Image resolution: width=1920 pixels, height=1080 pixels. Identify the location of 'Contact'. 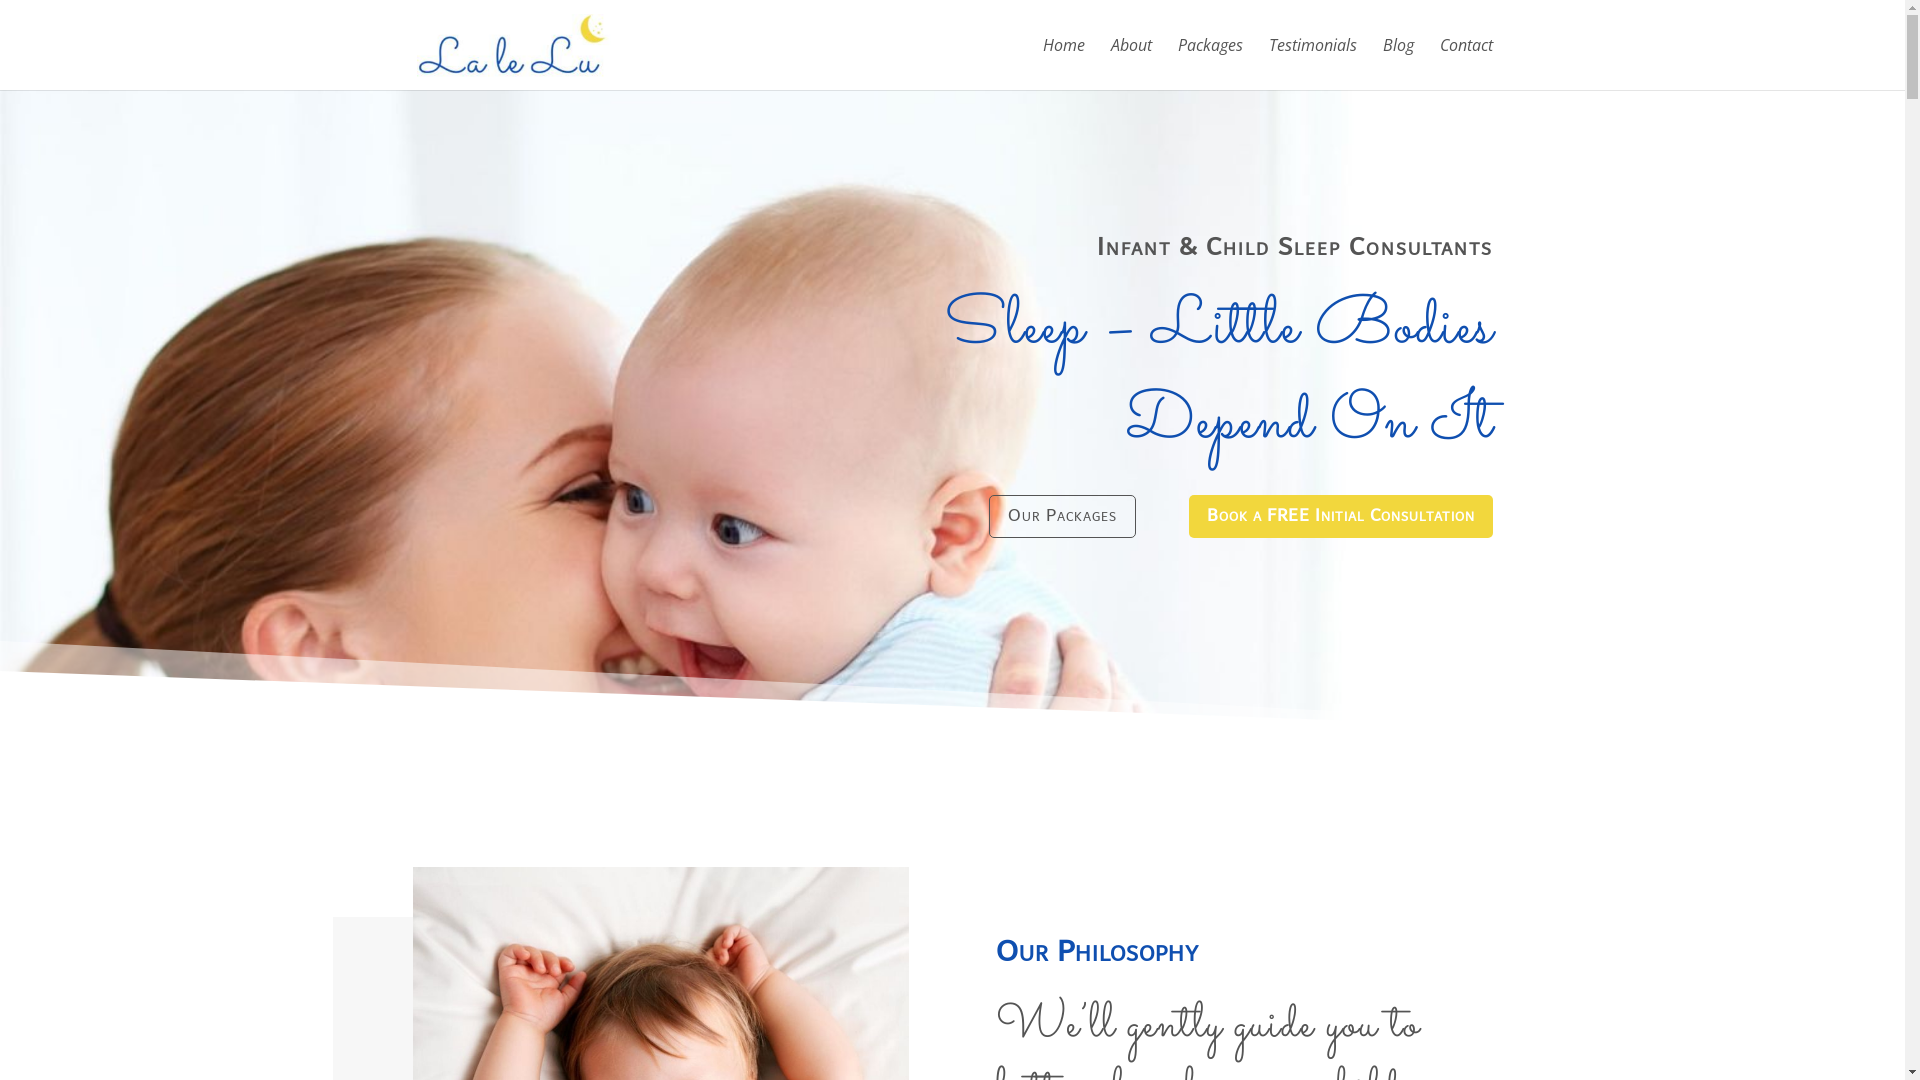
(1466, 63).